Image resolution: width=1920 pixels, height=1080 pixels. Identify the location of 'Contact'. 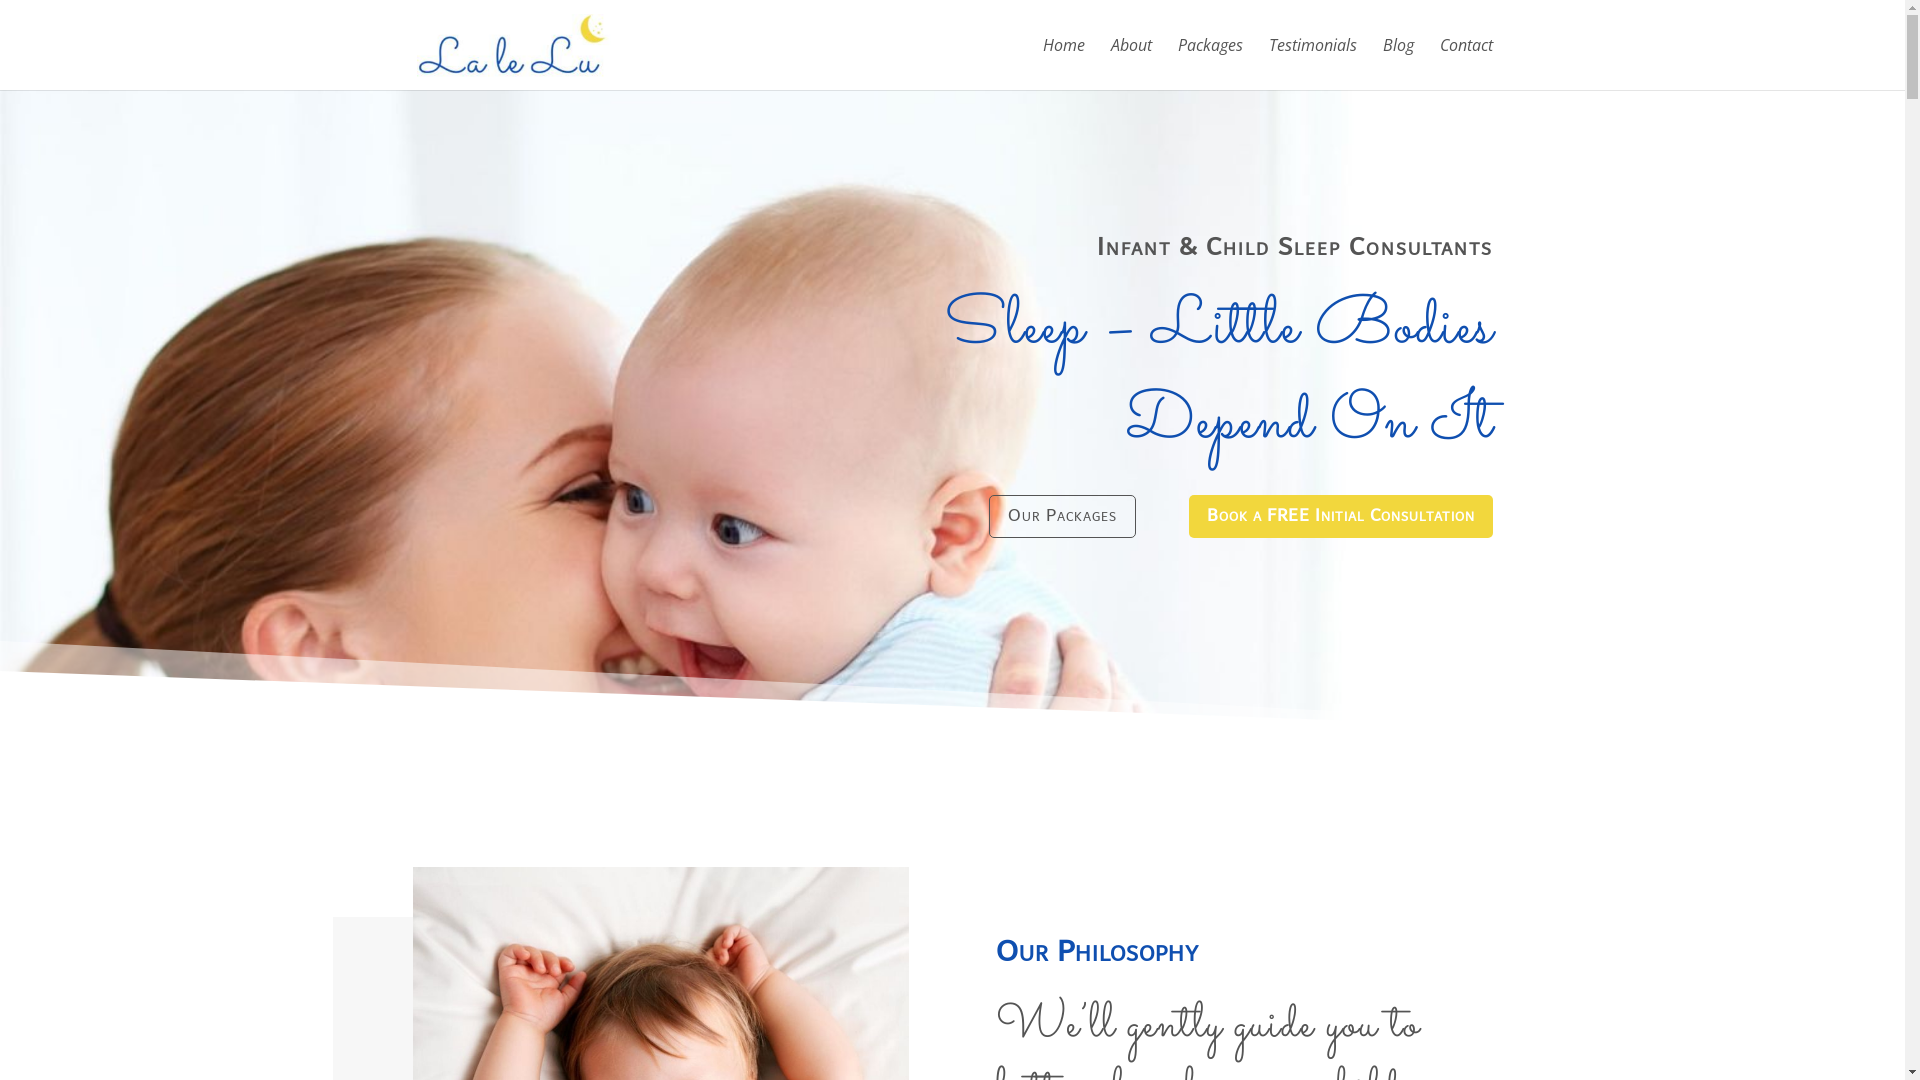
(1466, 63).